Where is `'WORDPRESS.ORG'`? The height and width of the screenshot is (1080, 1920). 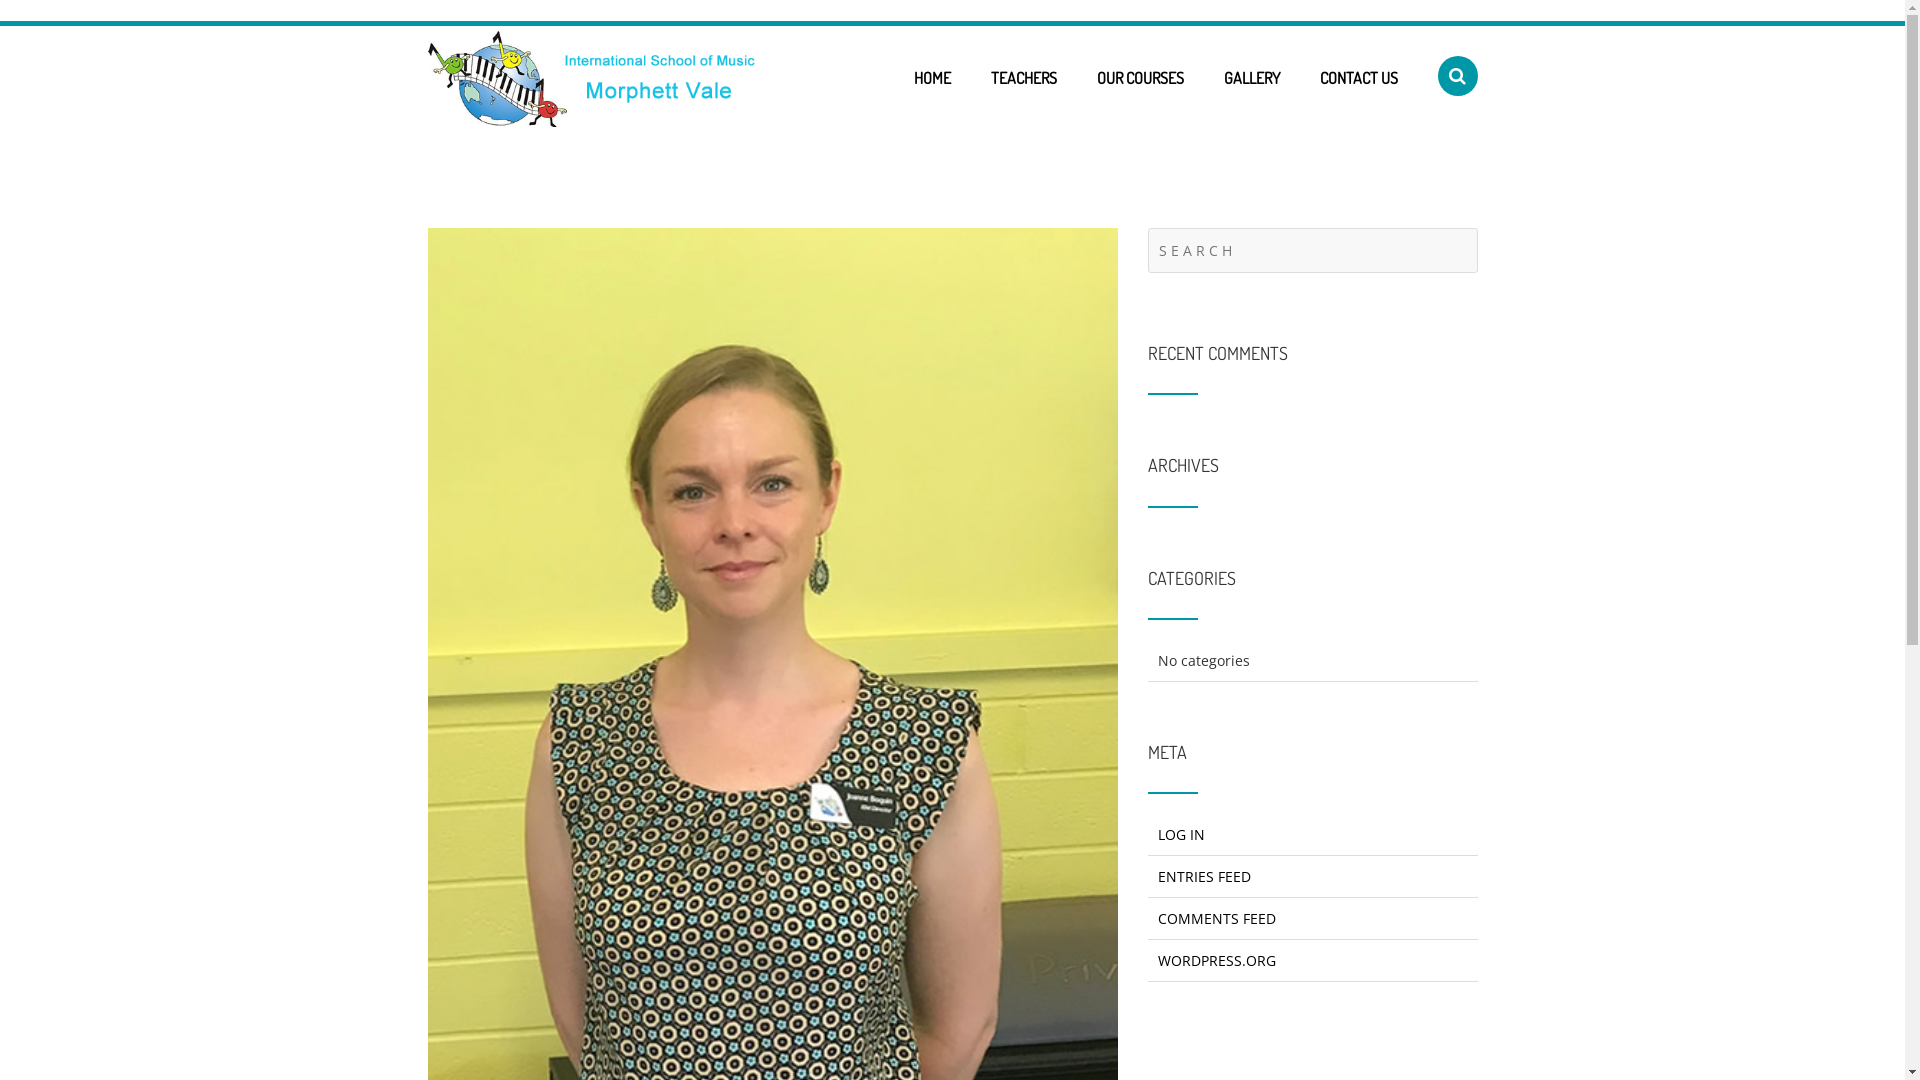 'WORDPRESS.ORG' is located at coordinates (1216, 959).